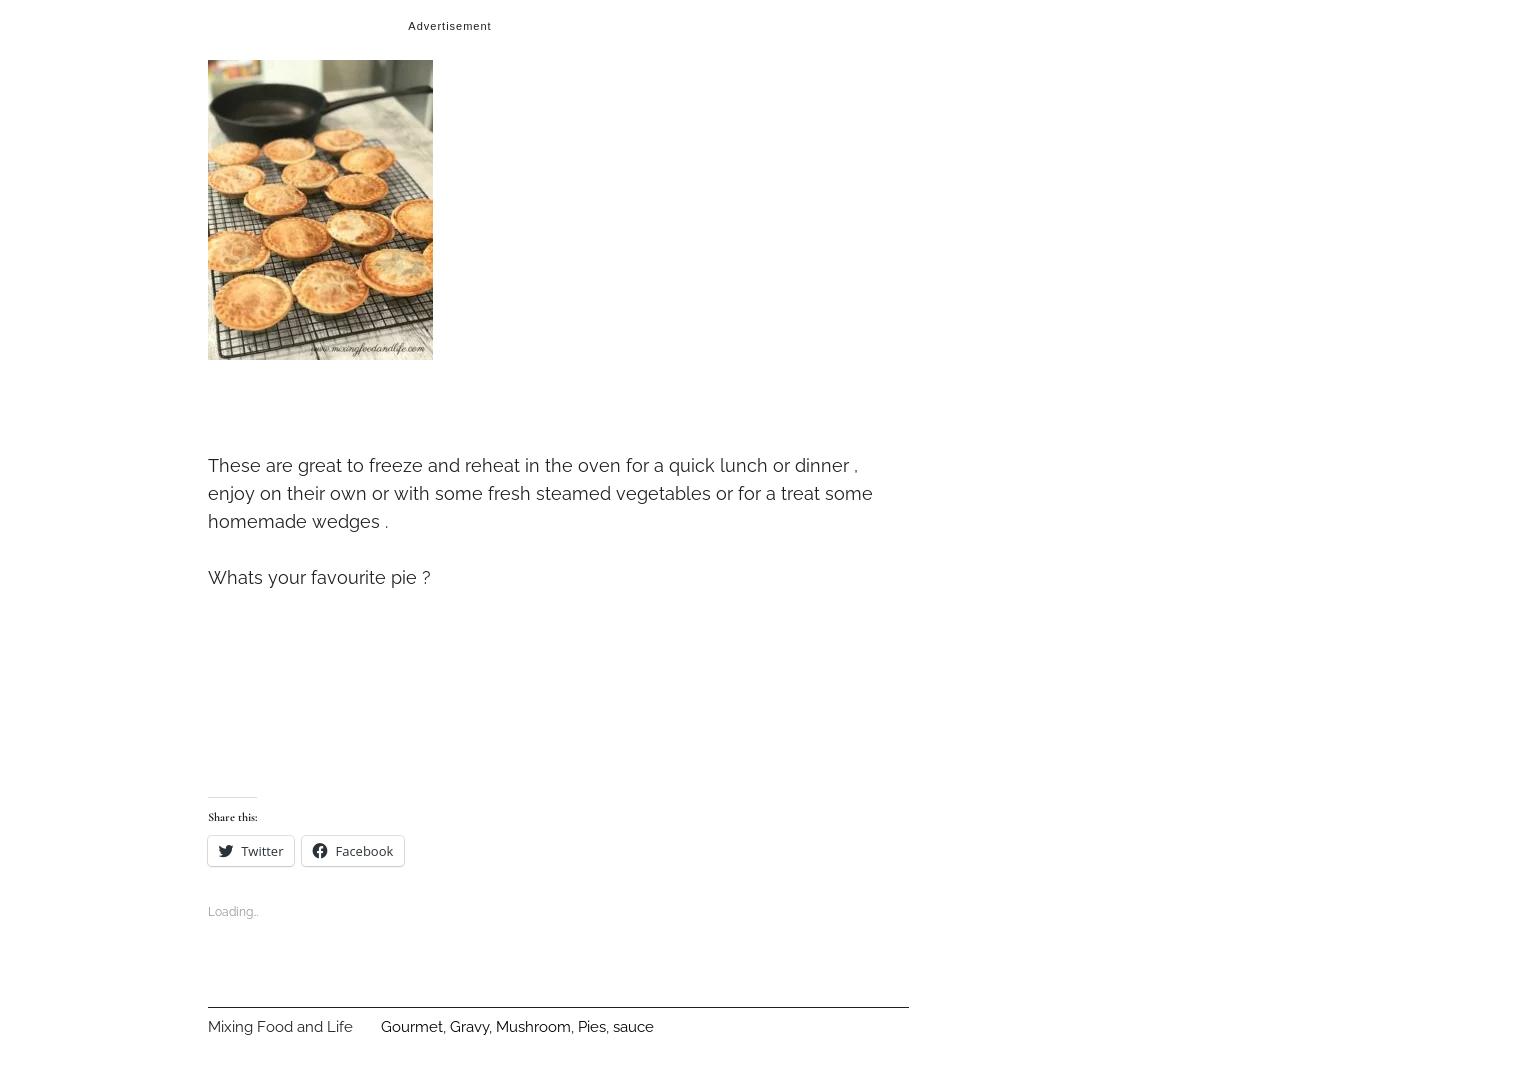 The height and width of the screenshot is (1077, 1516). Describe the element at coordinates (633, 1024) in the screenshot. I see `'sauce'` at that location.